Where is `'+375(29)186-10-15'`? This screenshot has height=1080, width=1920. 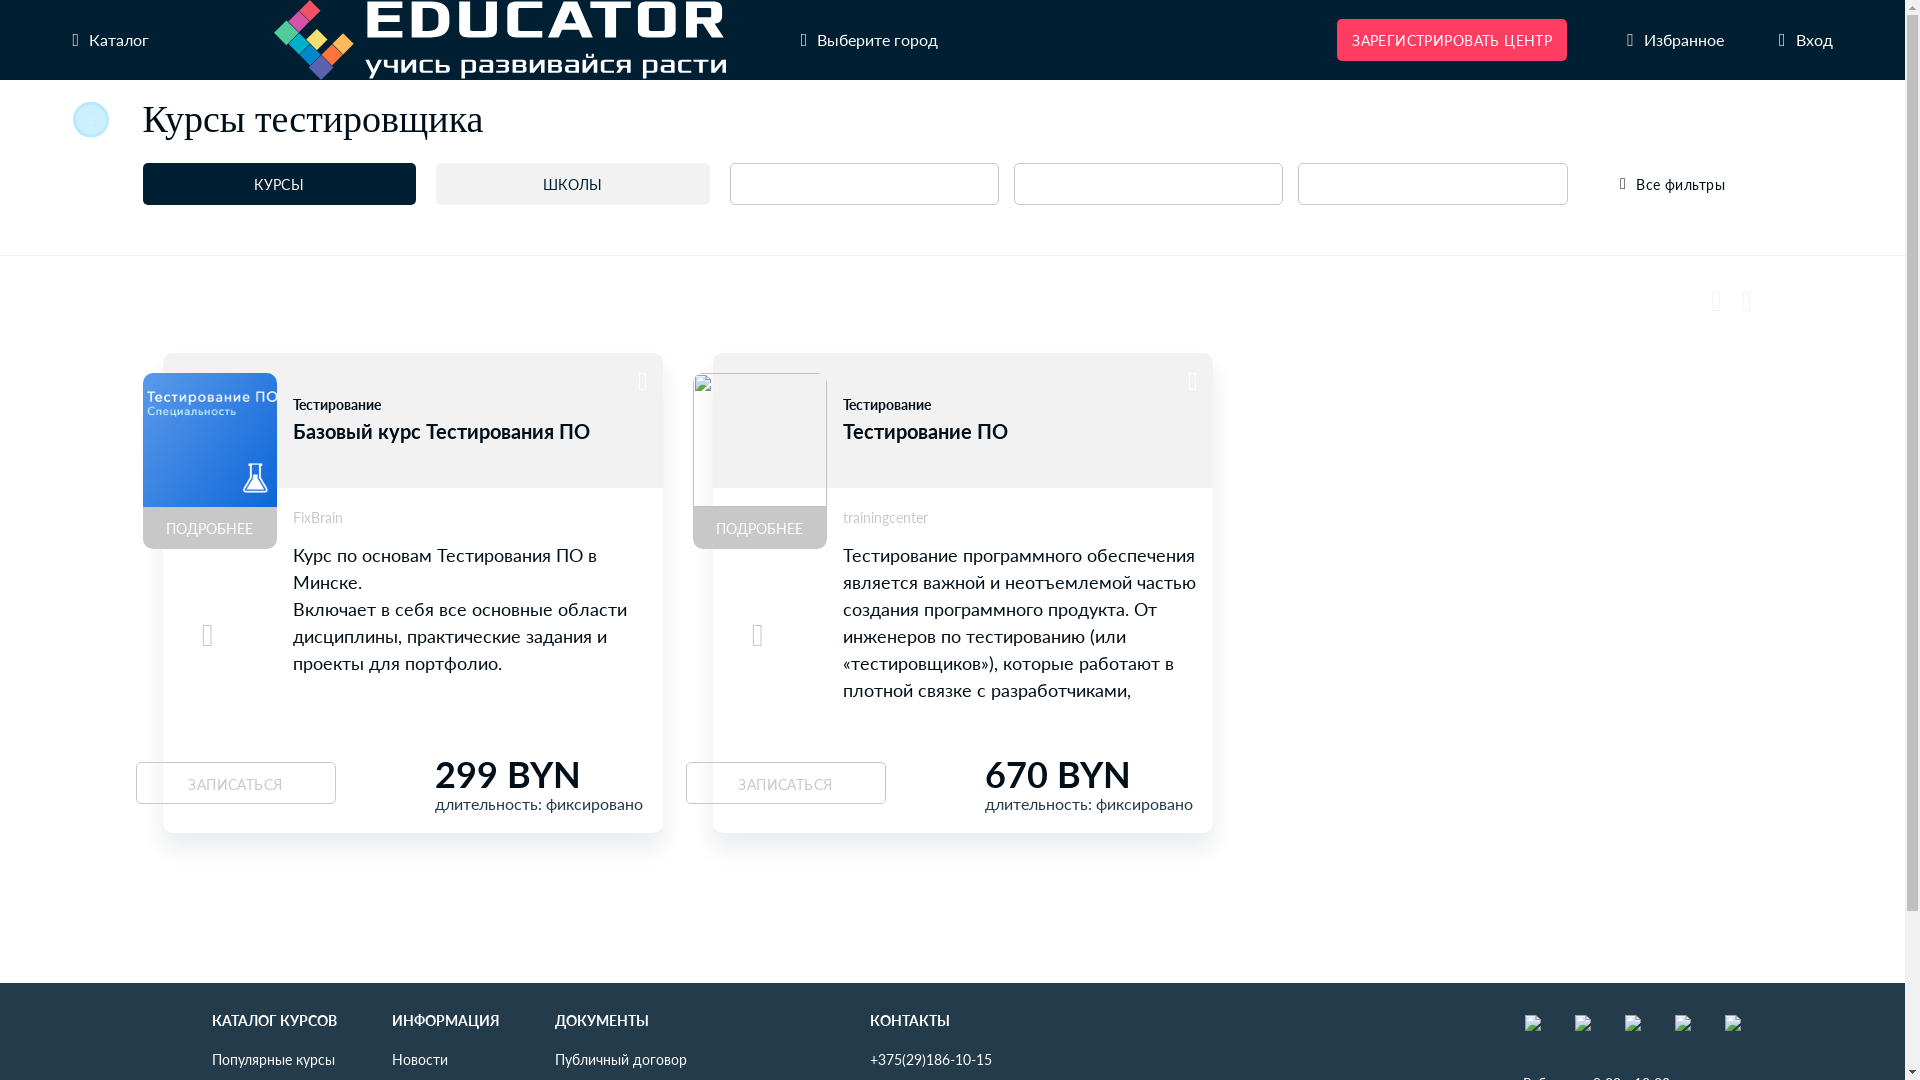 '+375(29)186-10-15' is located at coordinates (930, 1058).